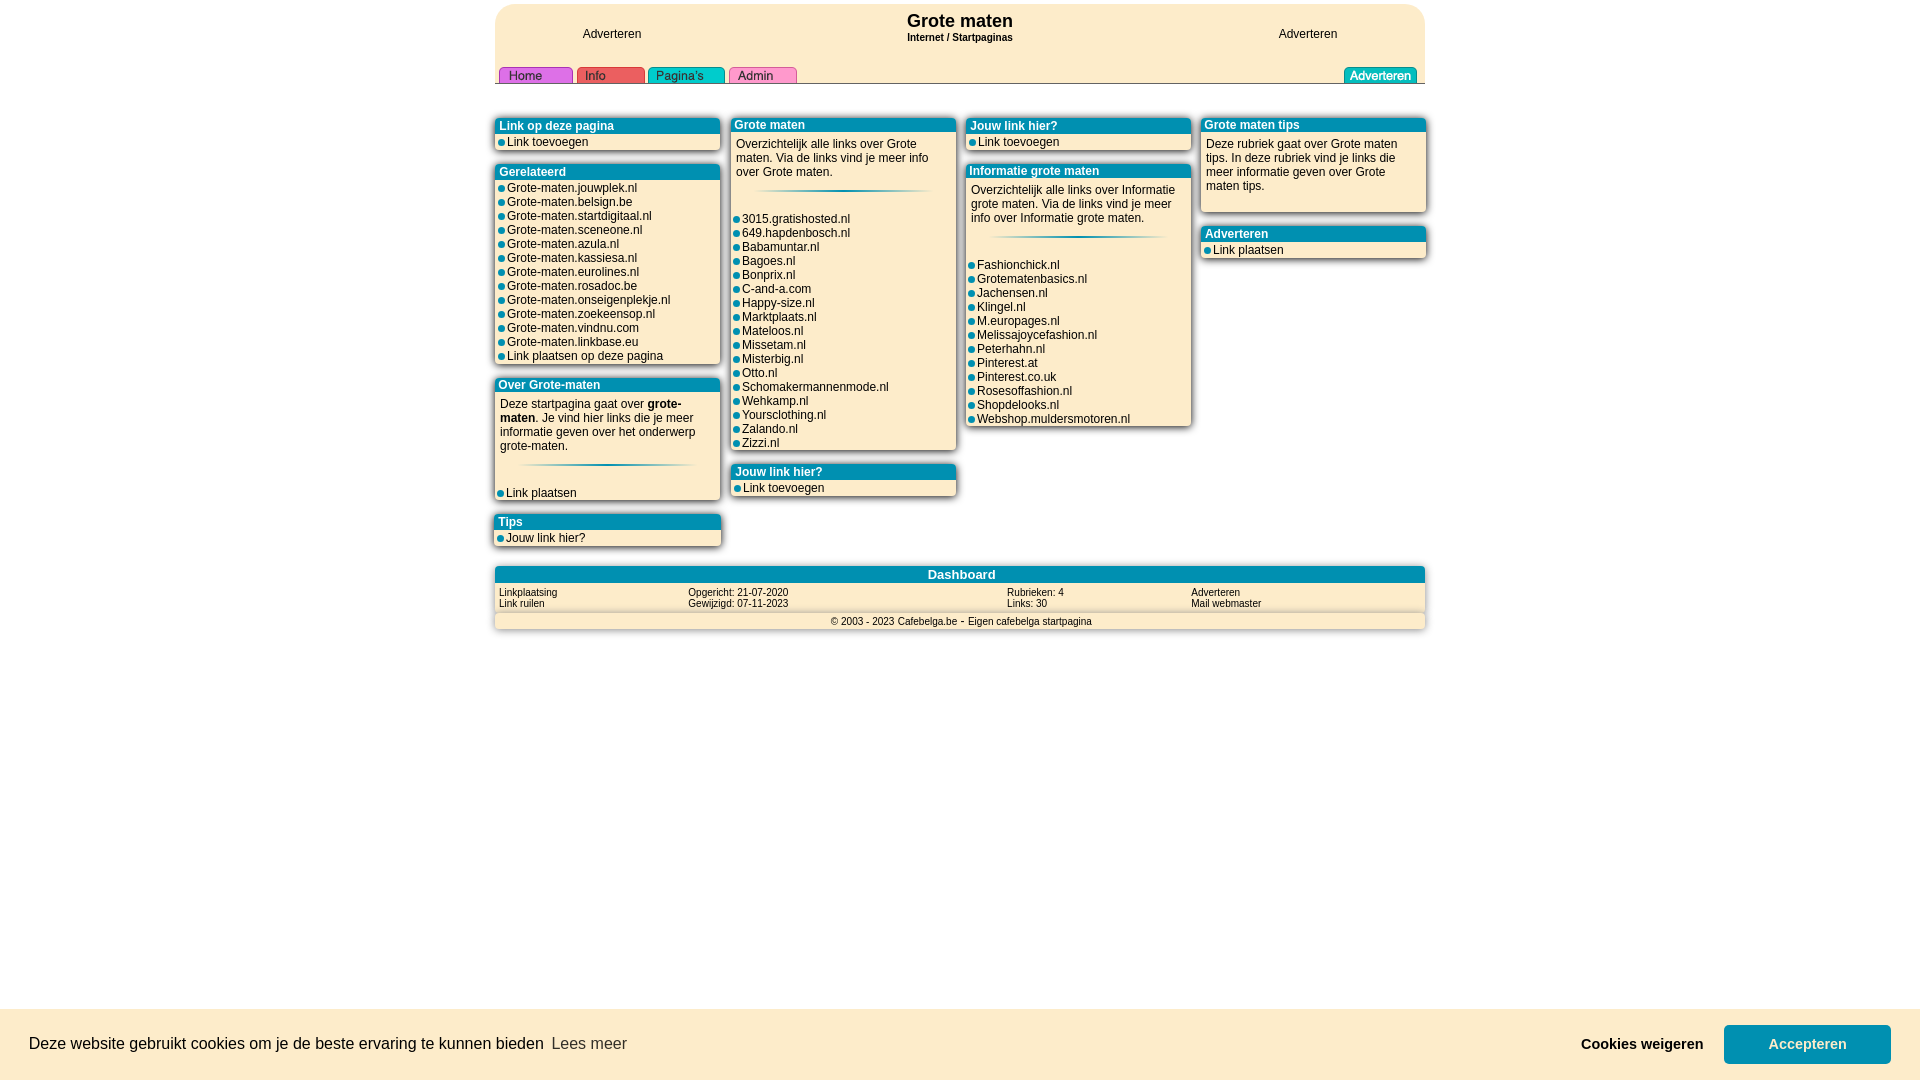 The height and width of the screenshot is (1080, 1920). What do you see at coordinates (767, 260) in the screenshot?
I see `'Bagoes.nl'` at bounding box center [767, 260].